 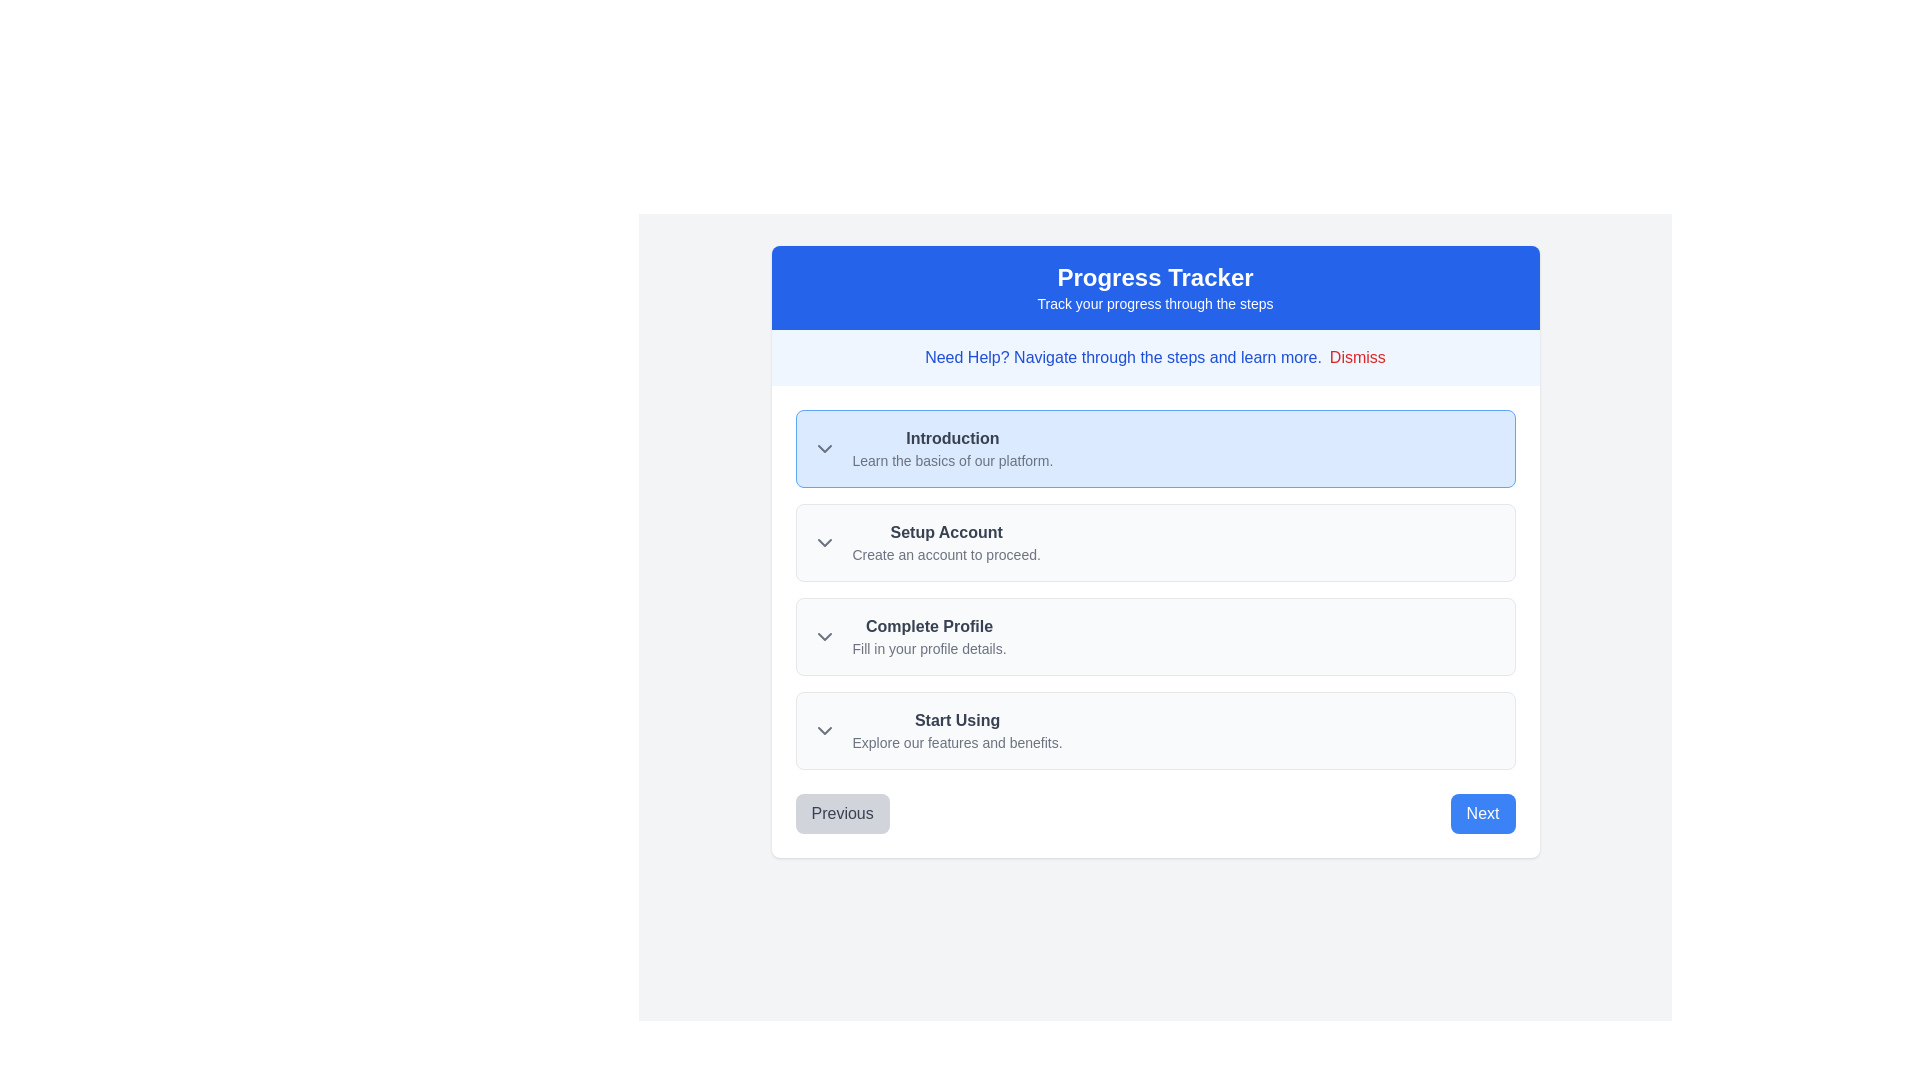 What do you see at coordinates (951, 461) in the screenshot?
I see `the text element reading 'Learn the basics of our platform.' which is styled in light gray and positioned below the bold 'Introduction' label` at bounding box center [951, 461].